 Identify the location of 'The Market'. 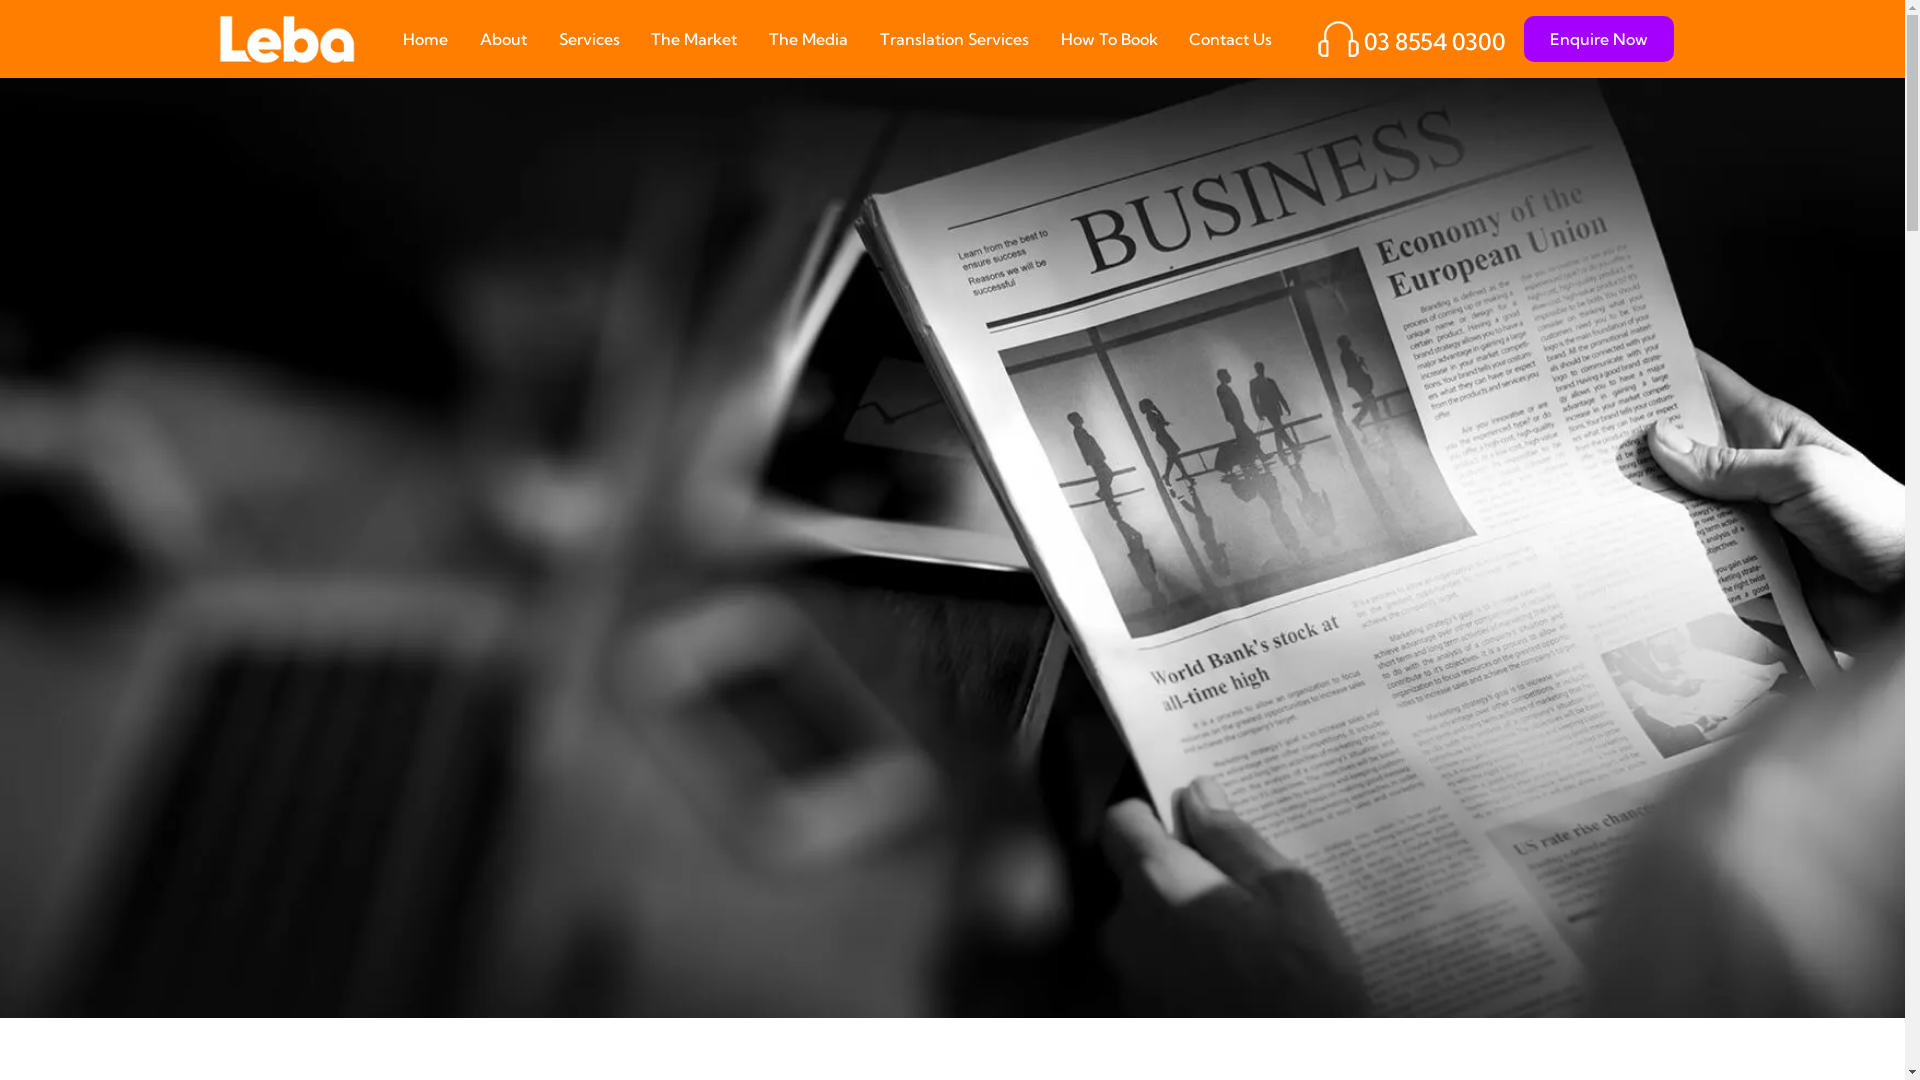
(636, 38).